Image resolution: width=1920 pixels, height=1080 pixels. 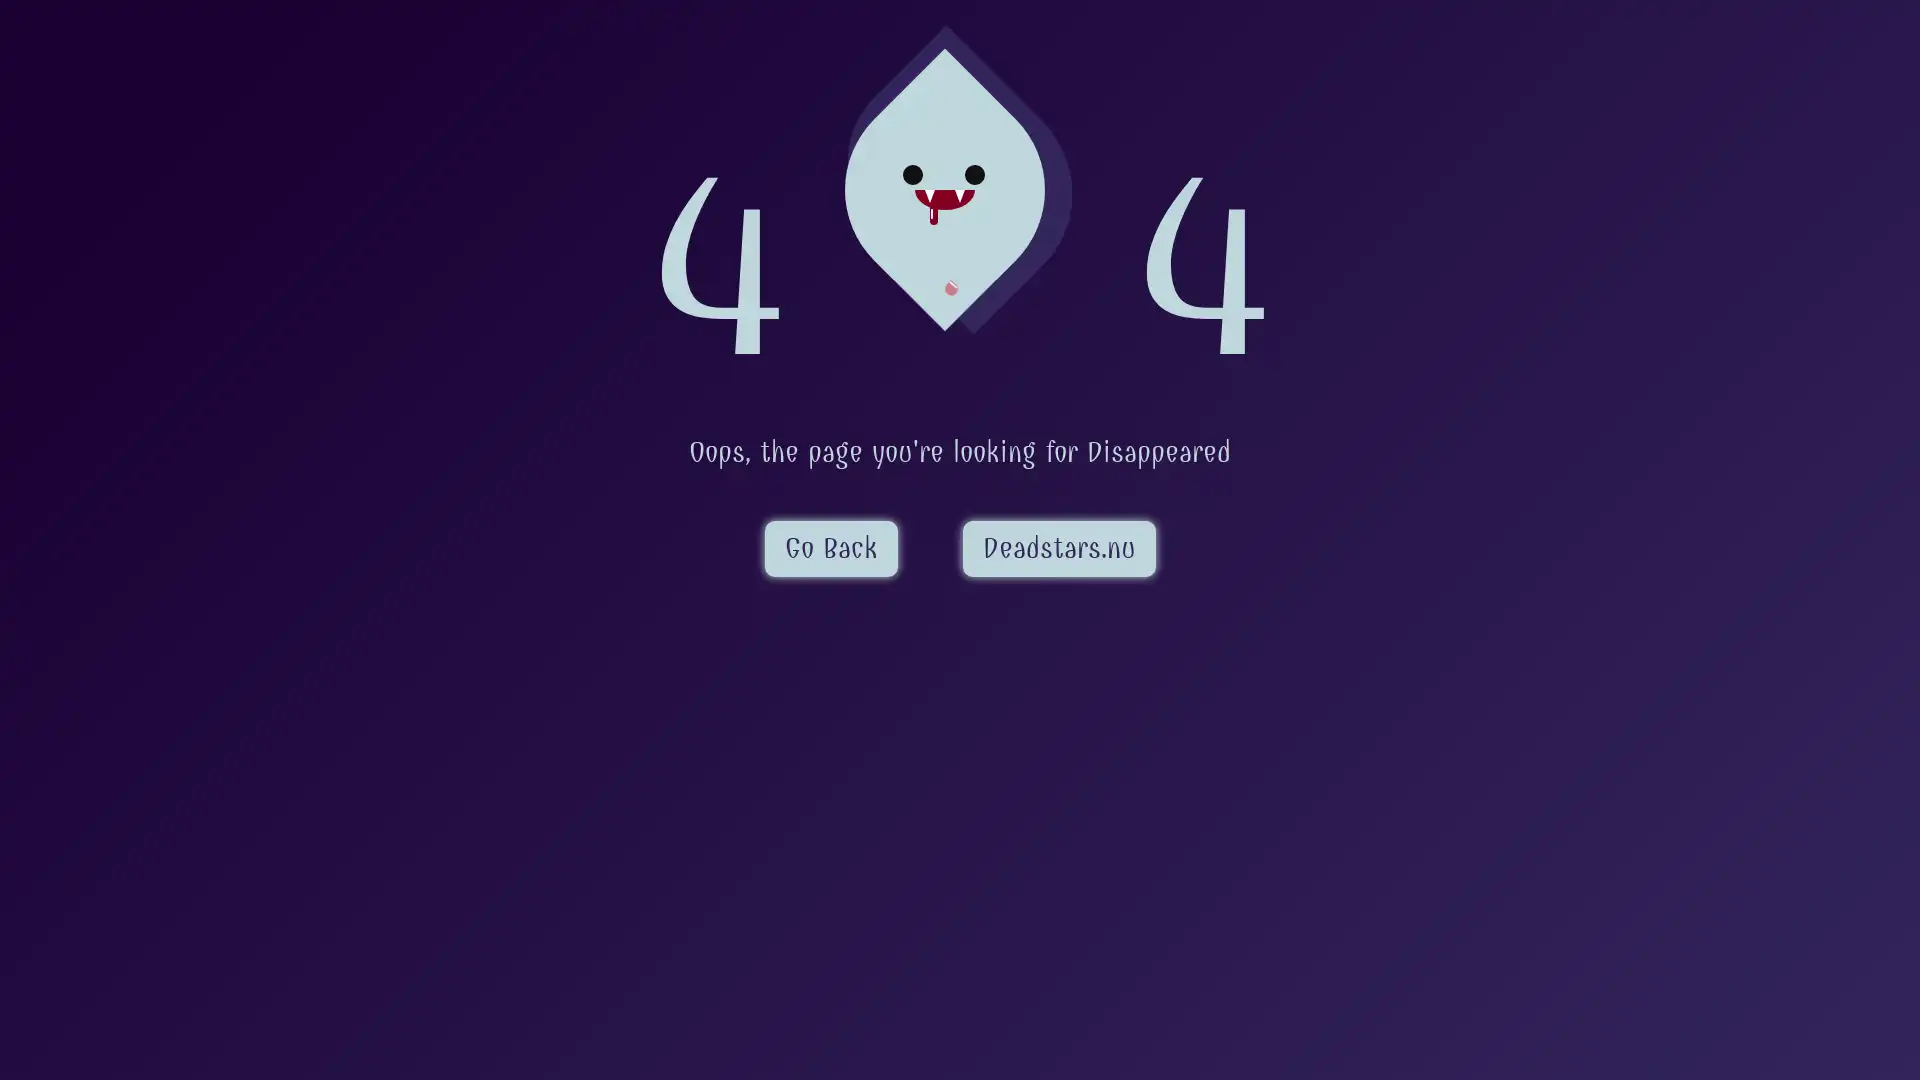 I want to click on Go Back, so click(x=830, y=548).